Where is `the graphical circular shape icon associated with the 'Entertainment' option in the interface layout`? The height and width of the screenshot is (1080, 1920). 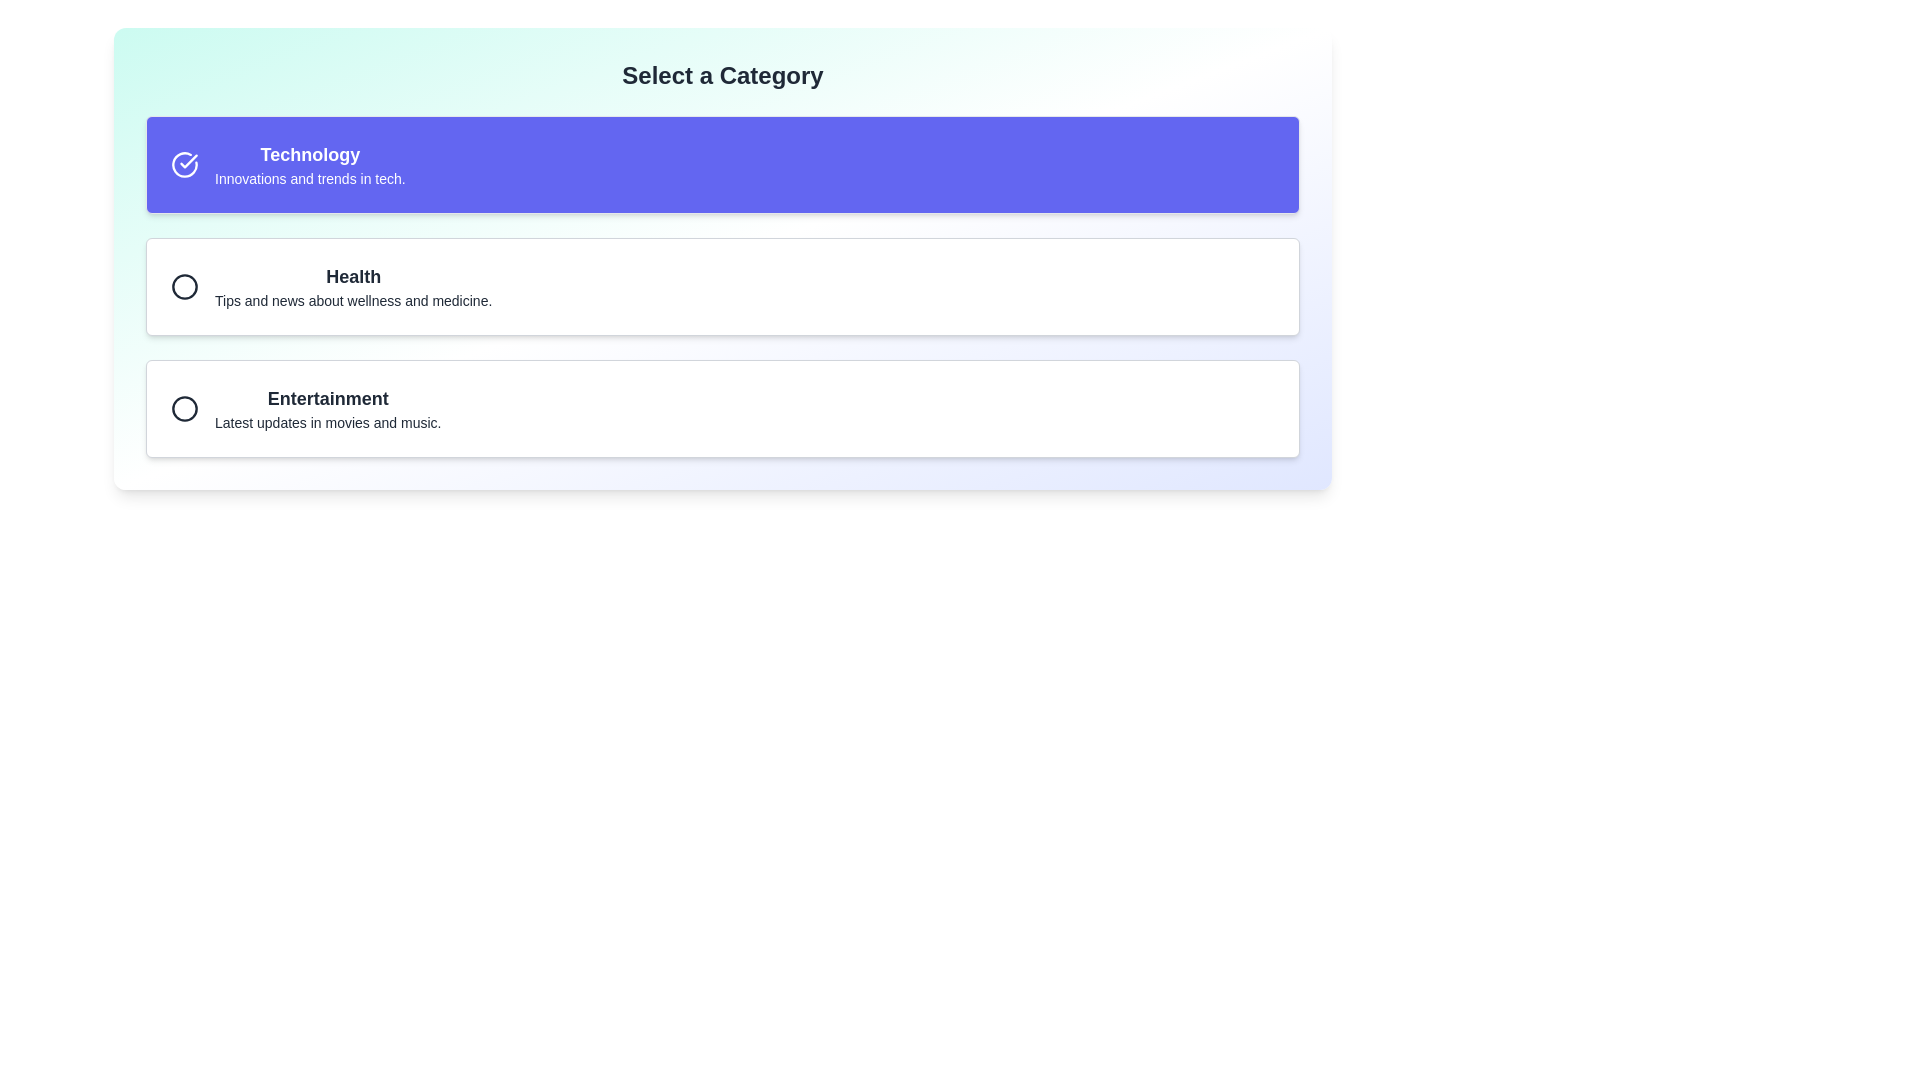
the graphical circular shape icon associated with the 'Entertainment' option in the interface layout is located at coordinates (185, 407).